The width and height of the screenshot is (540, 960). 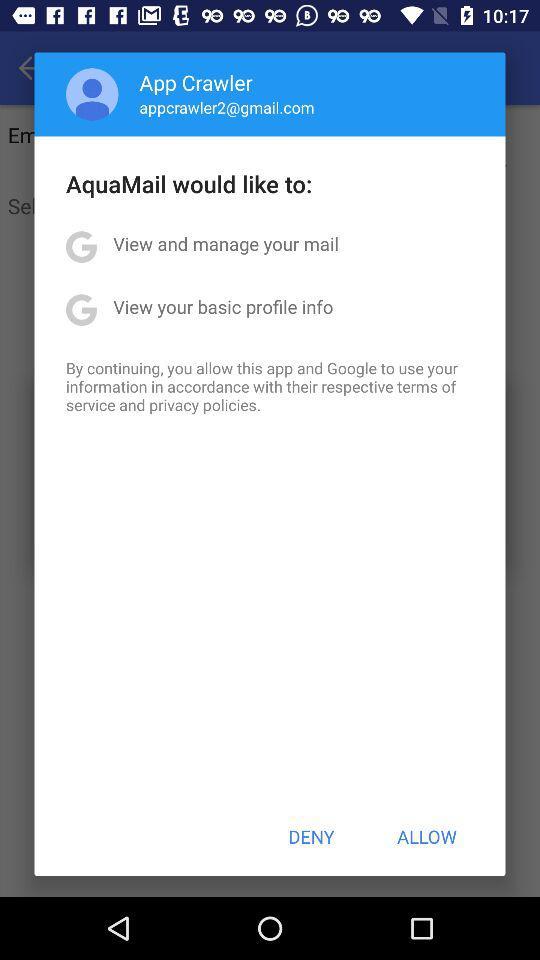 I want to click on app crawler icon, so click(x=196, y=82).